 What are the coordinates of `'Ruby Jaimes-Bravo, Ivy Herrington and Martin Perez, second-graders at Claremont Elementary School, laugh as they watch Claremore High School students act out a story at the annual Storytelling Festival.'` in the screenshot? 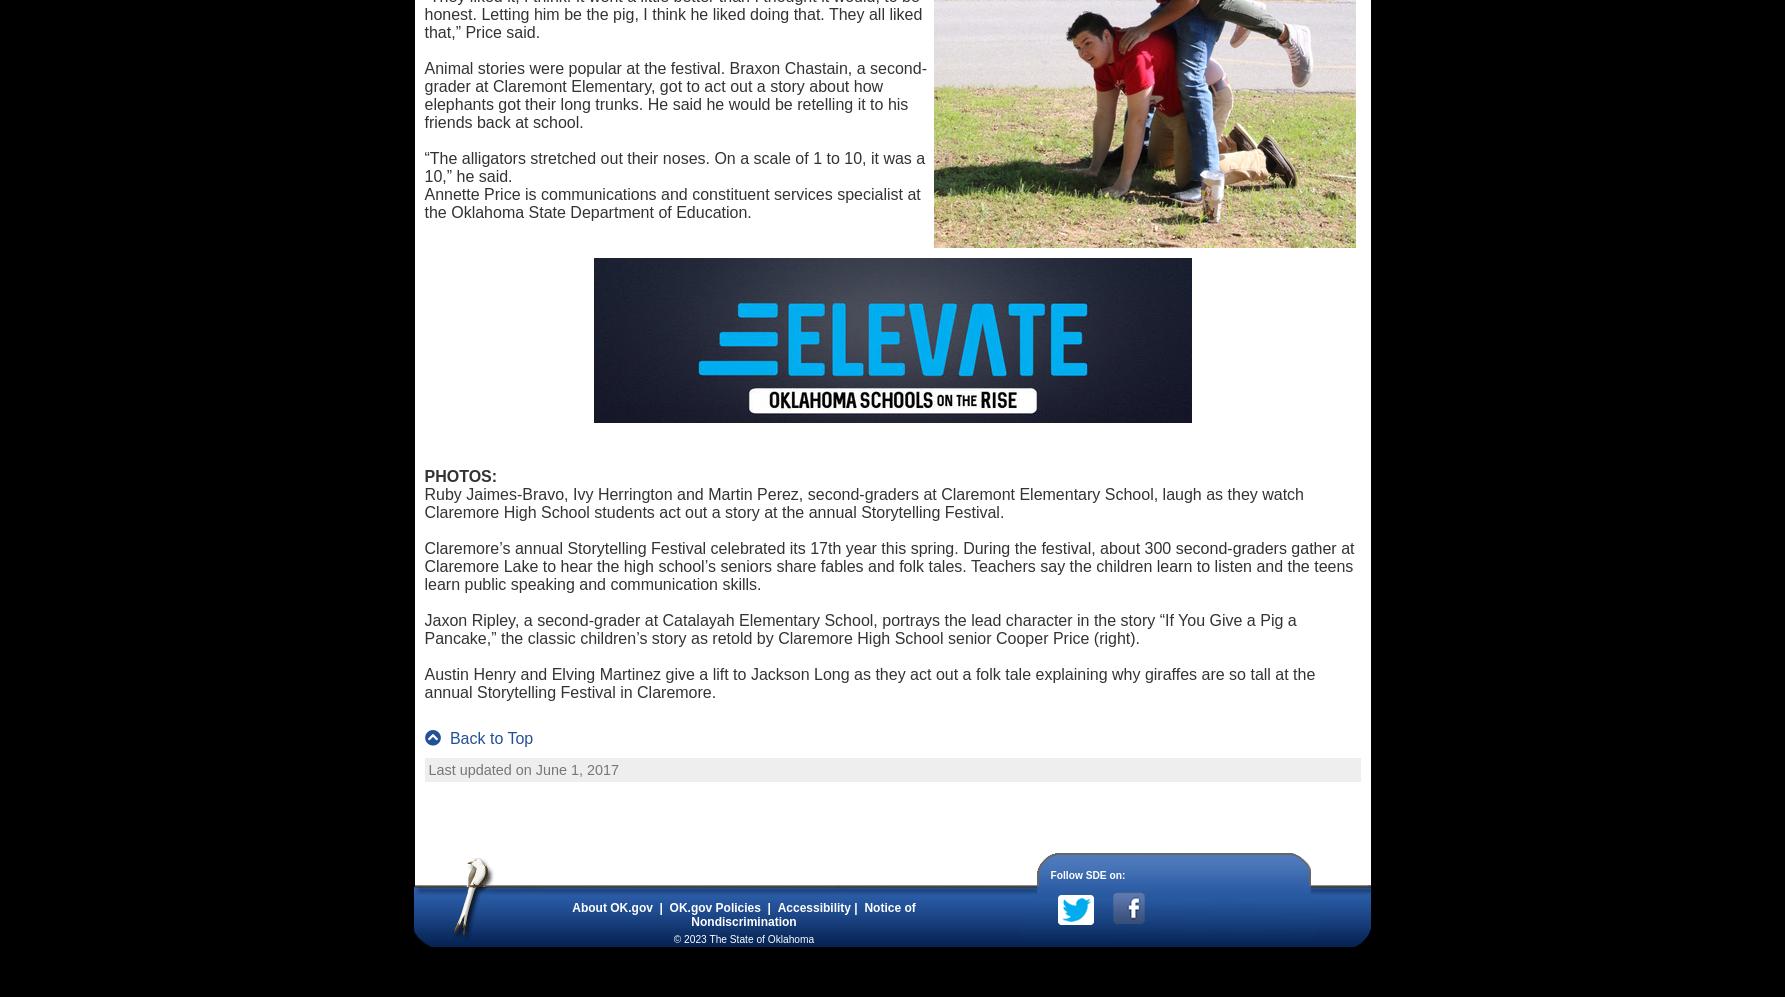 It's located at (863, 502).